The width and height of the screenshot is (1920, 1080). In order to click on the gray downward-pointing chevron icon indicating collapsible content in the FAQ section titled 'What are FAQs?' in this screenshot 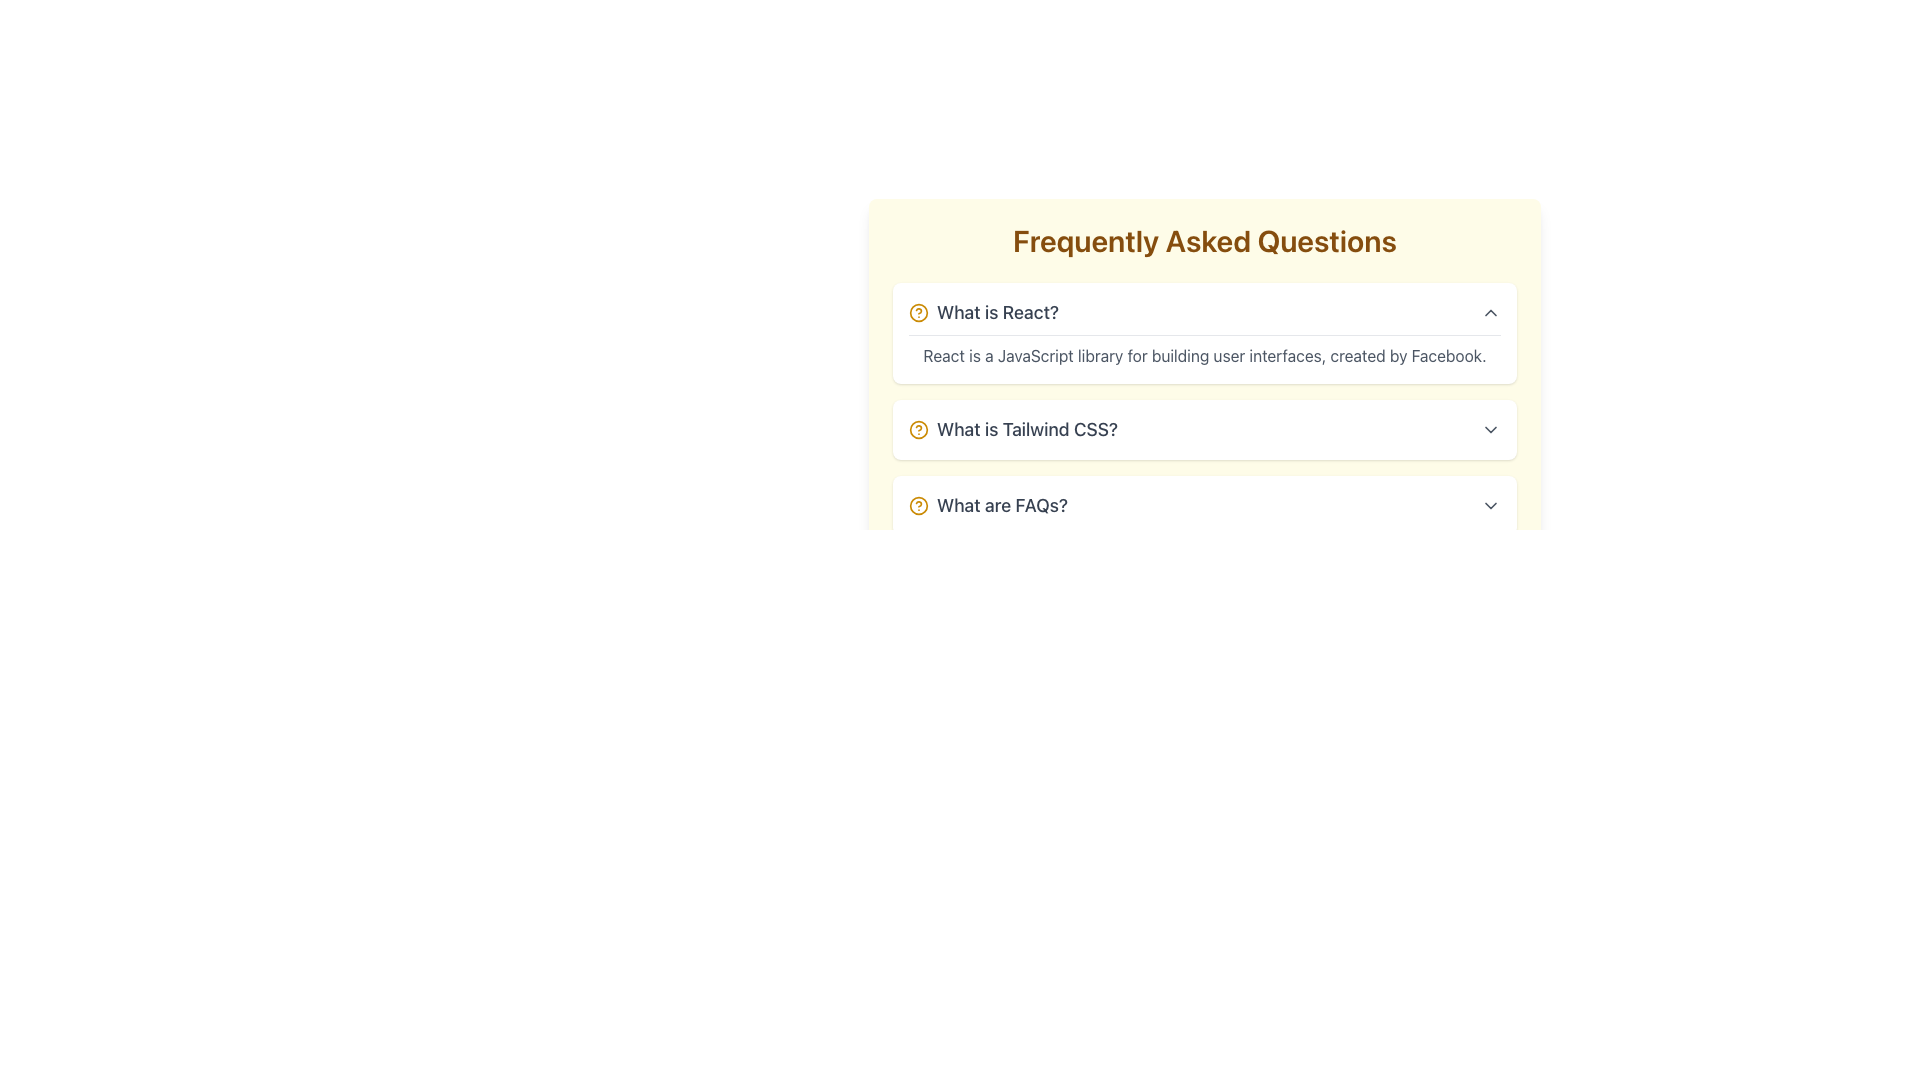, I will do `click(1491, 504)`.